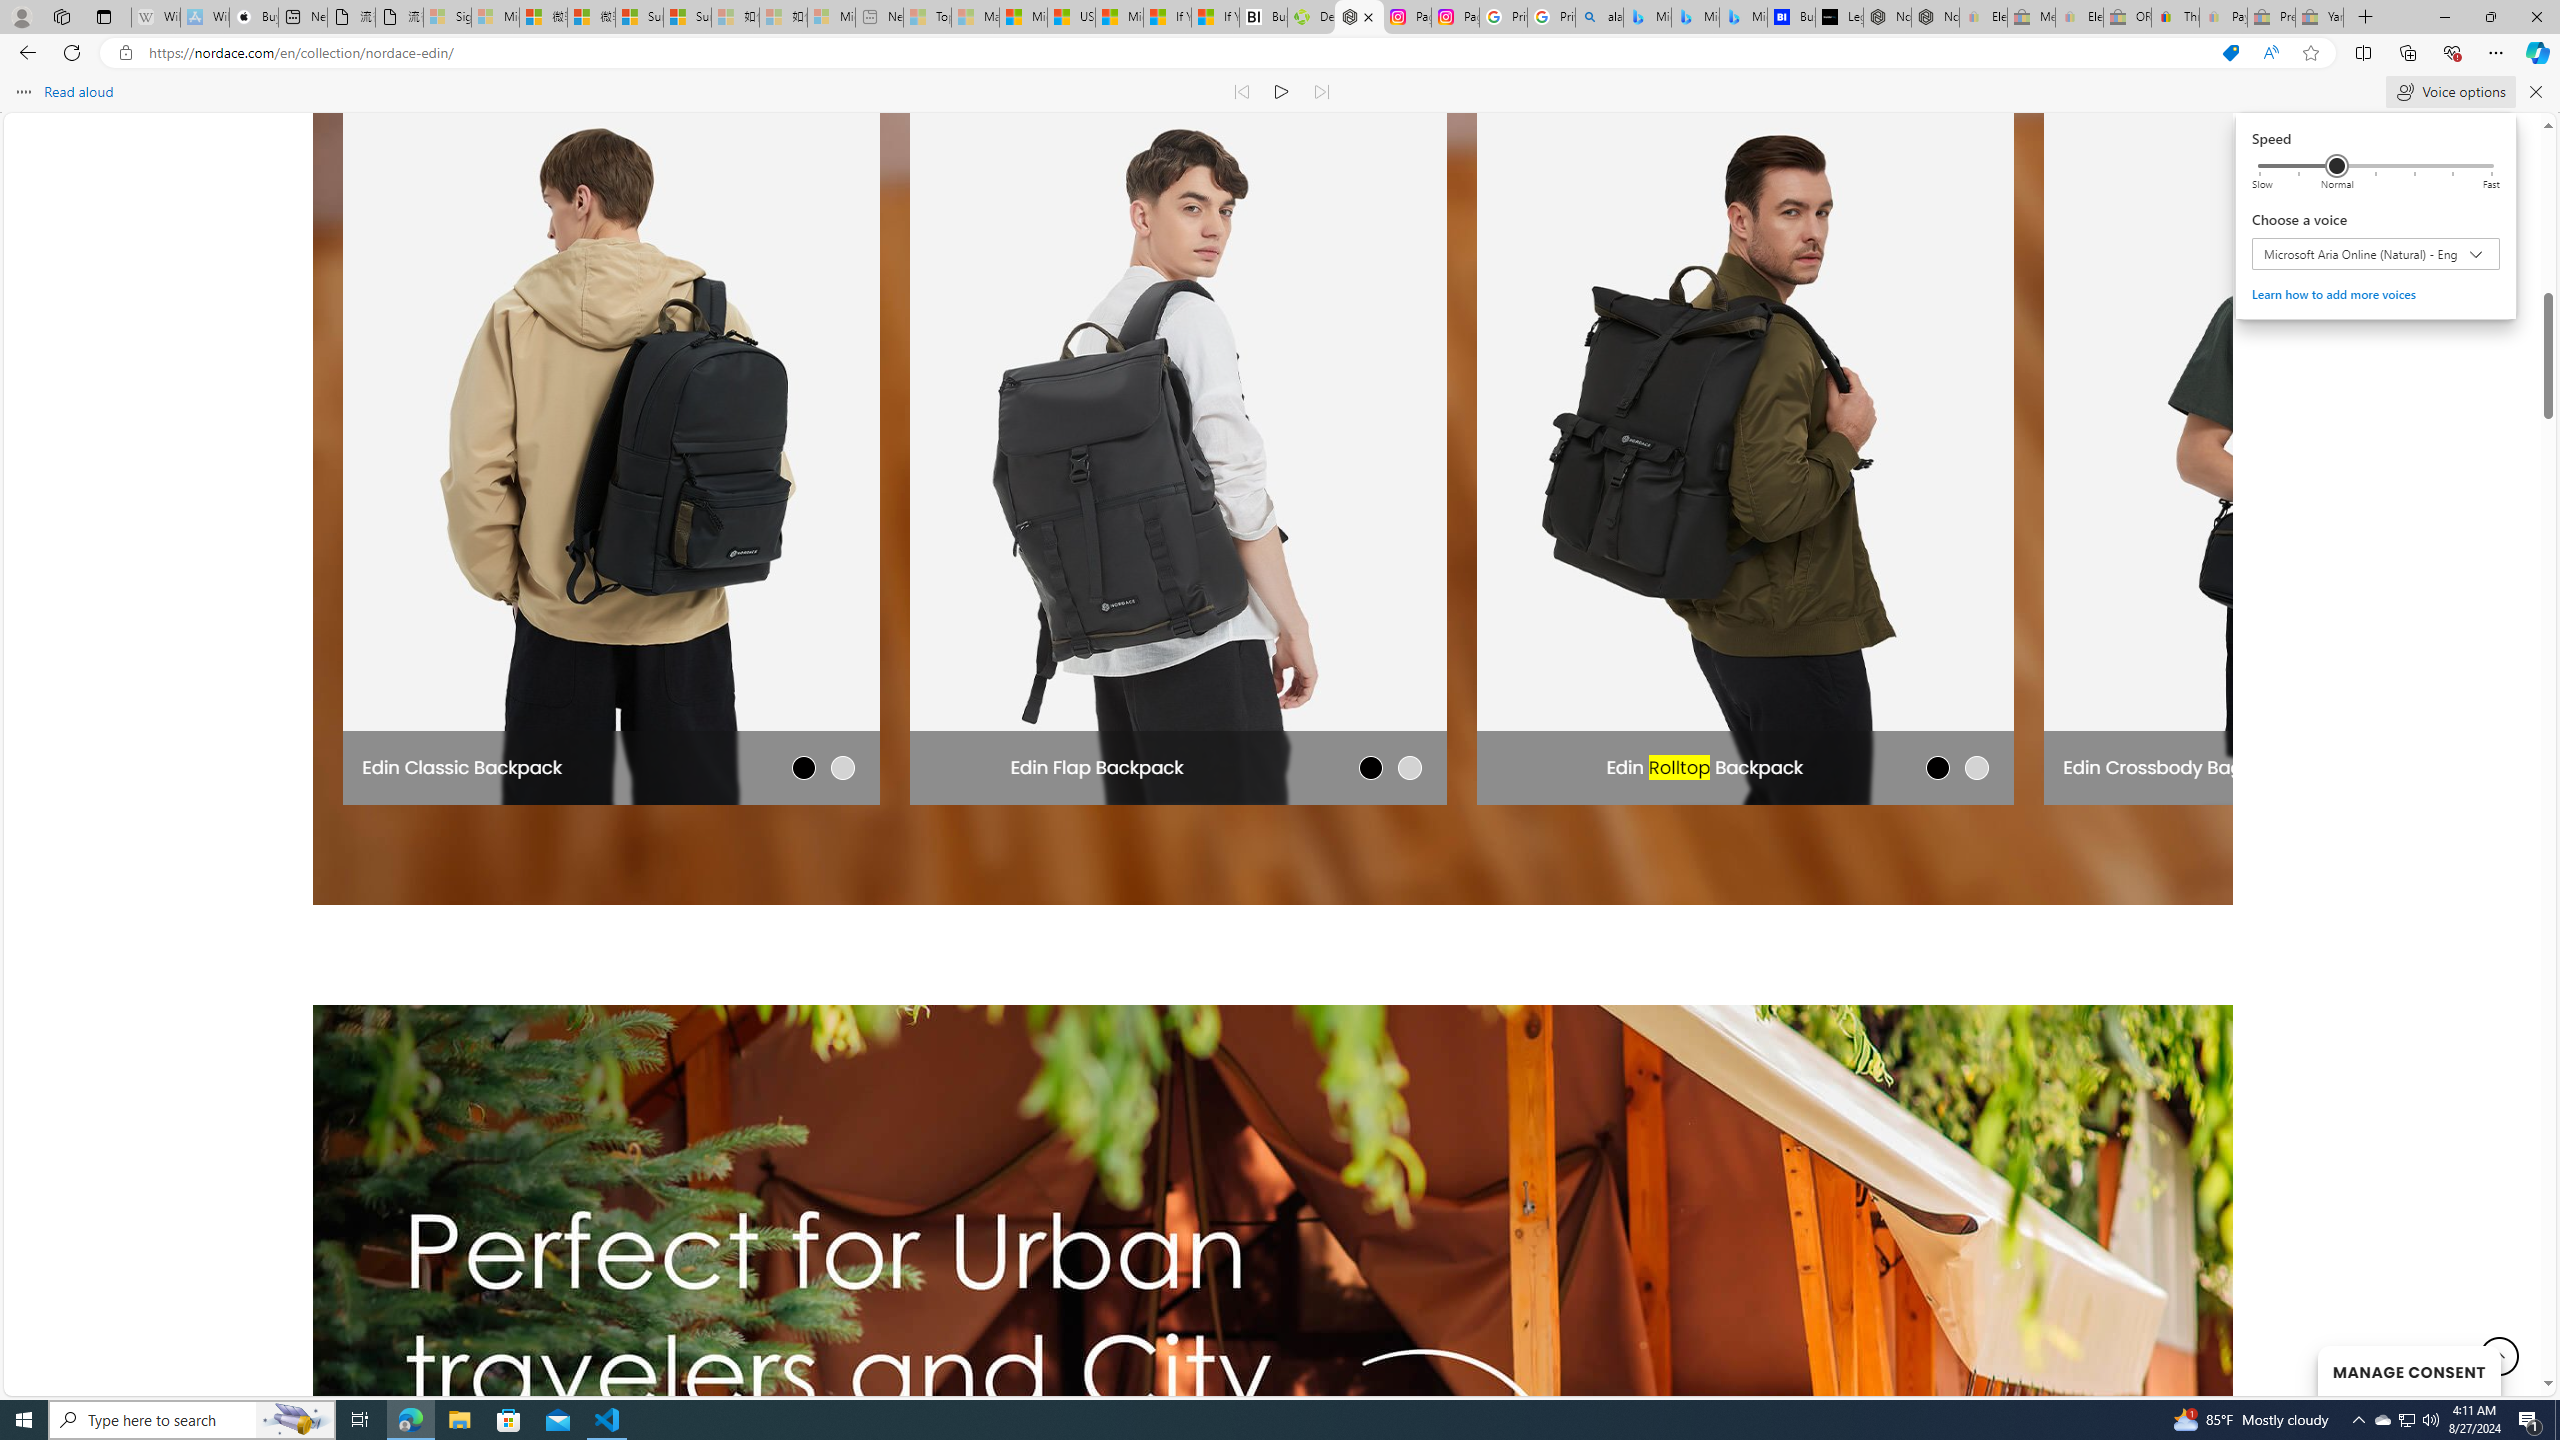  I want to click on 'Read previous paragraph', so click(1240, 91).